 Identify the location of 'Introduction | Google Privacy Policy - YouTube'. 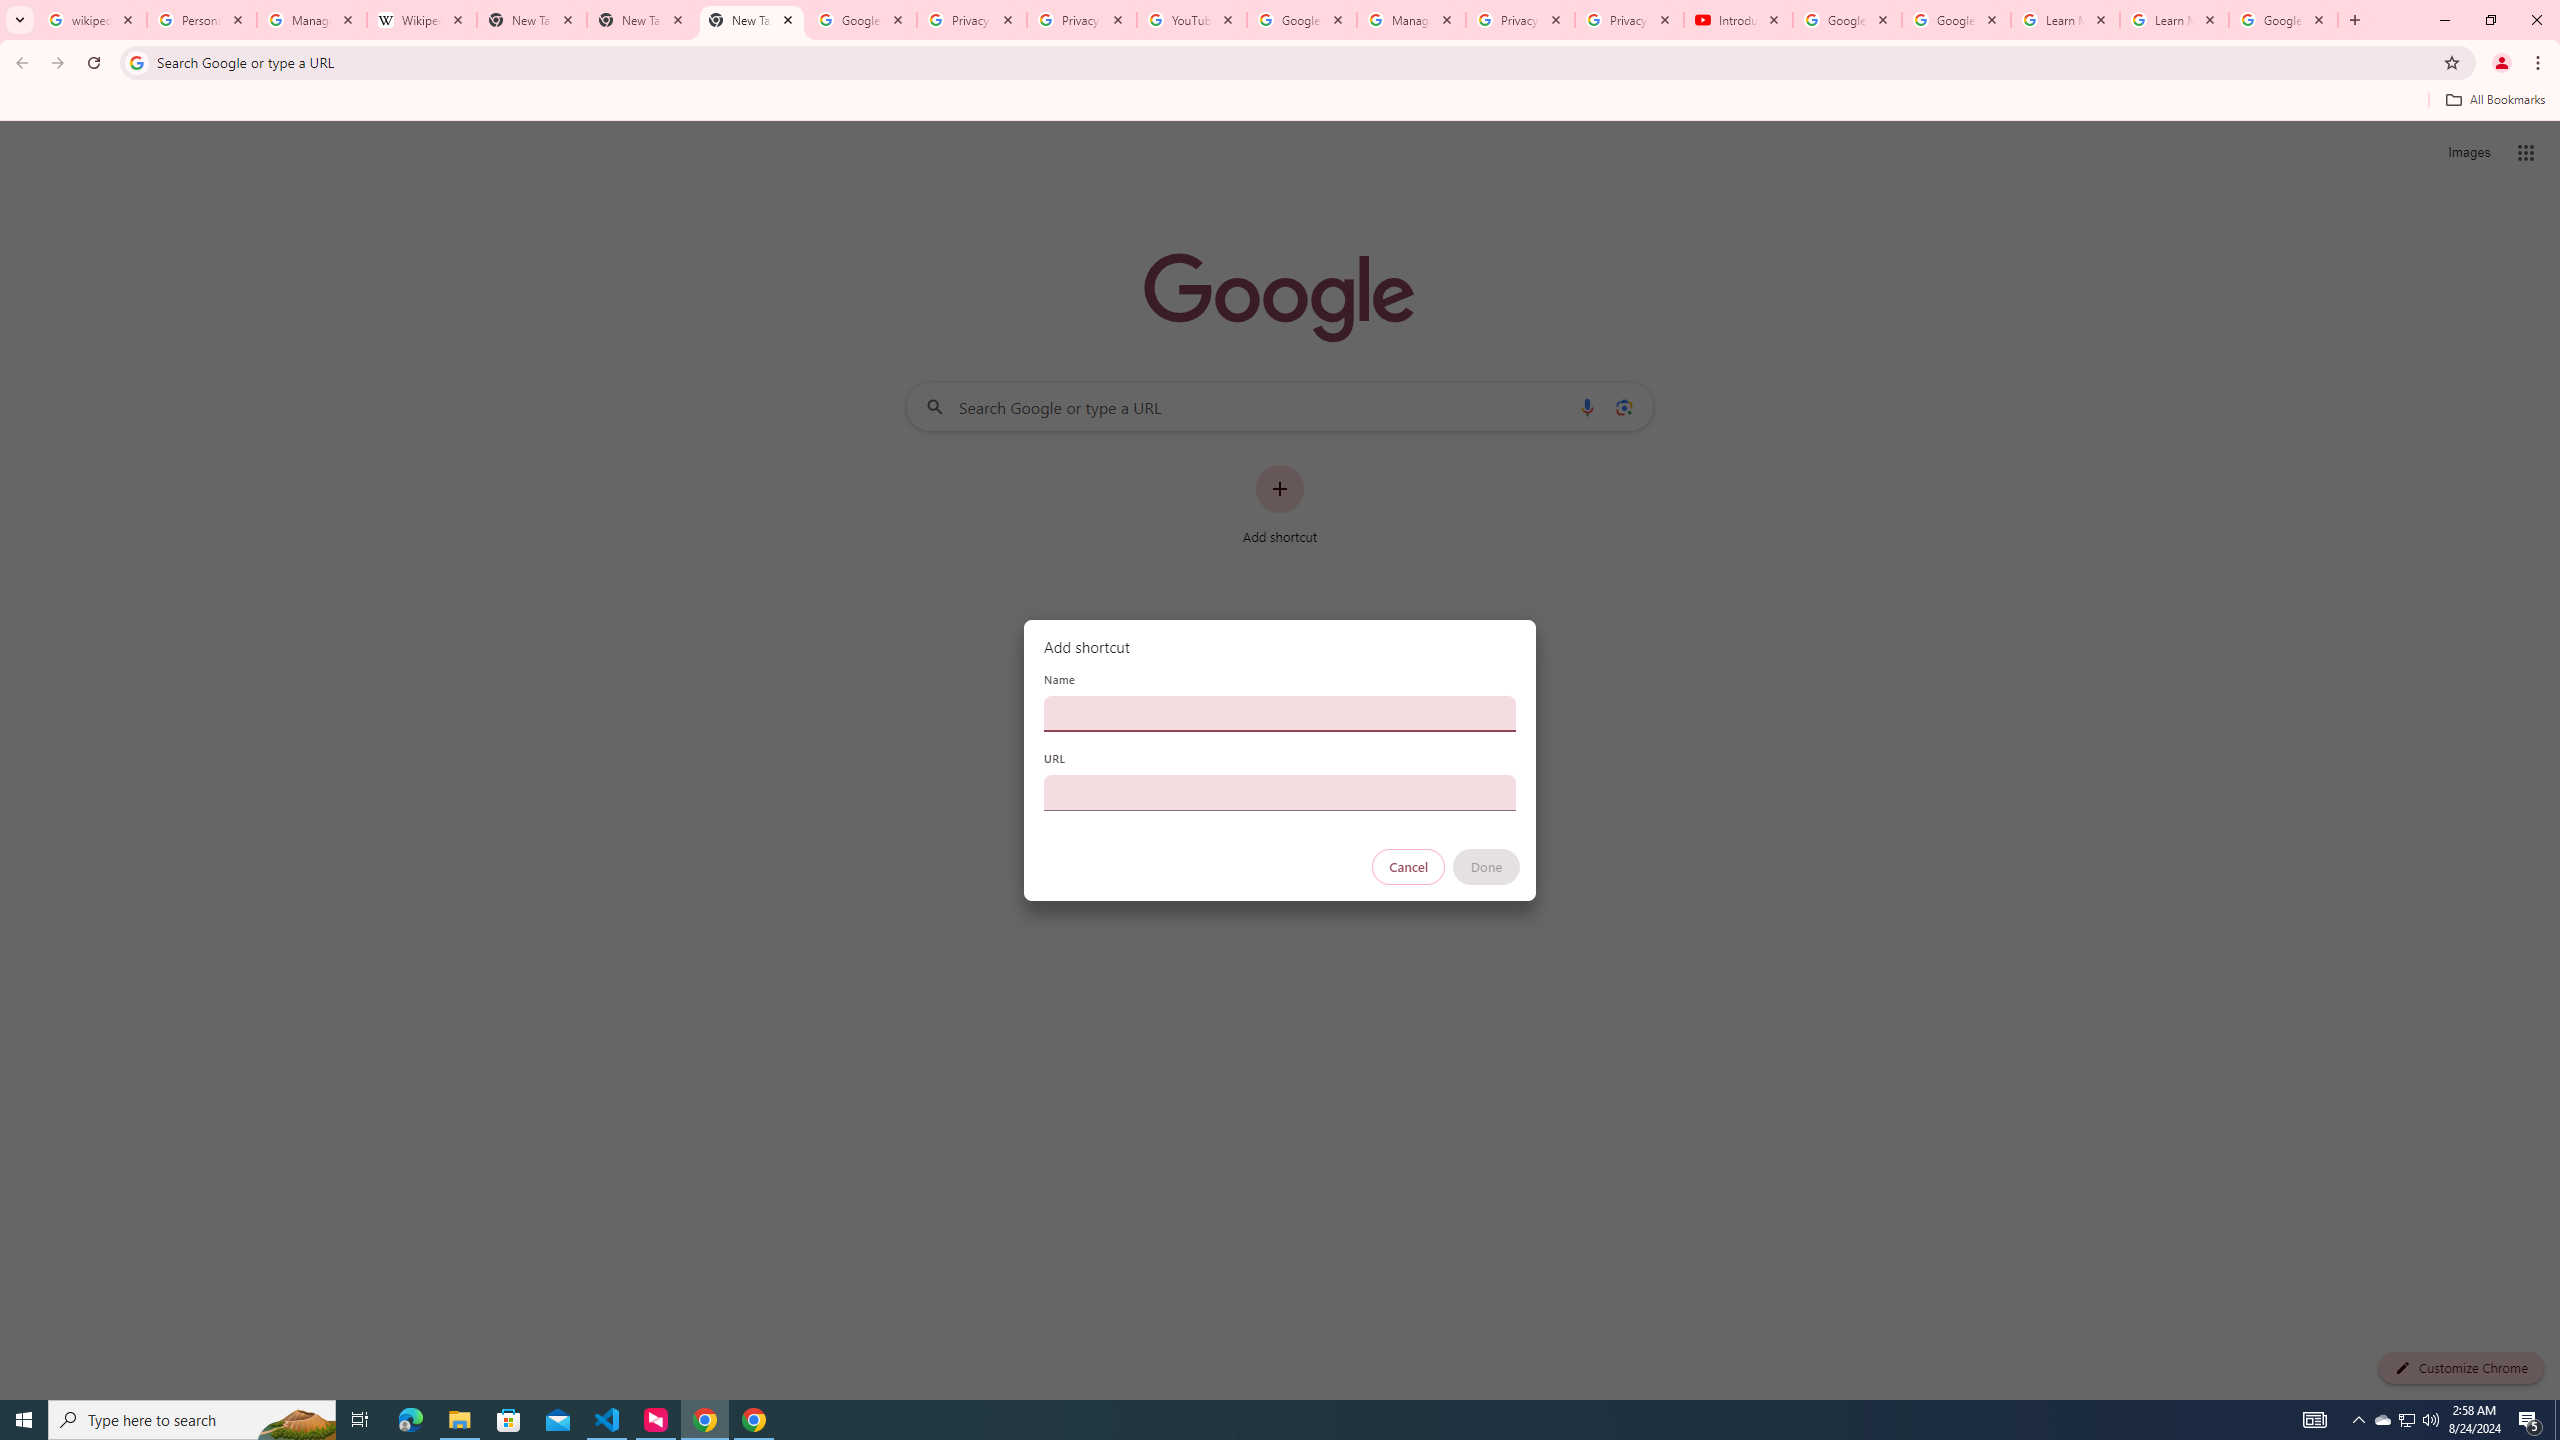
(1737, 19).